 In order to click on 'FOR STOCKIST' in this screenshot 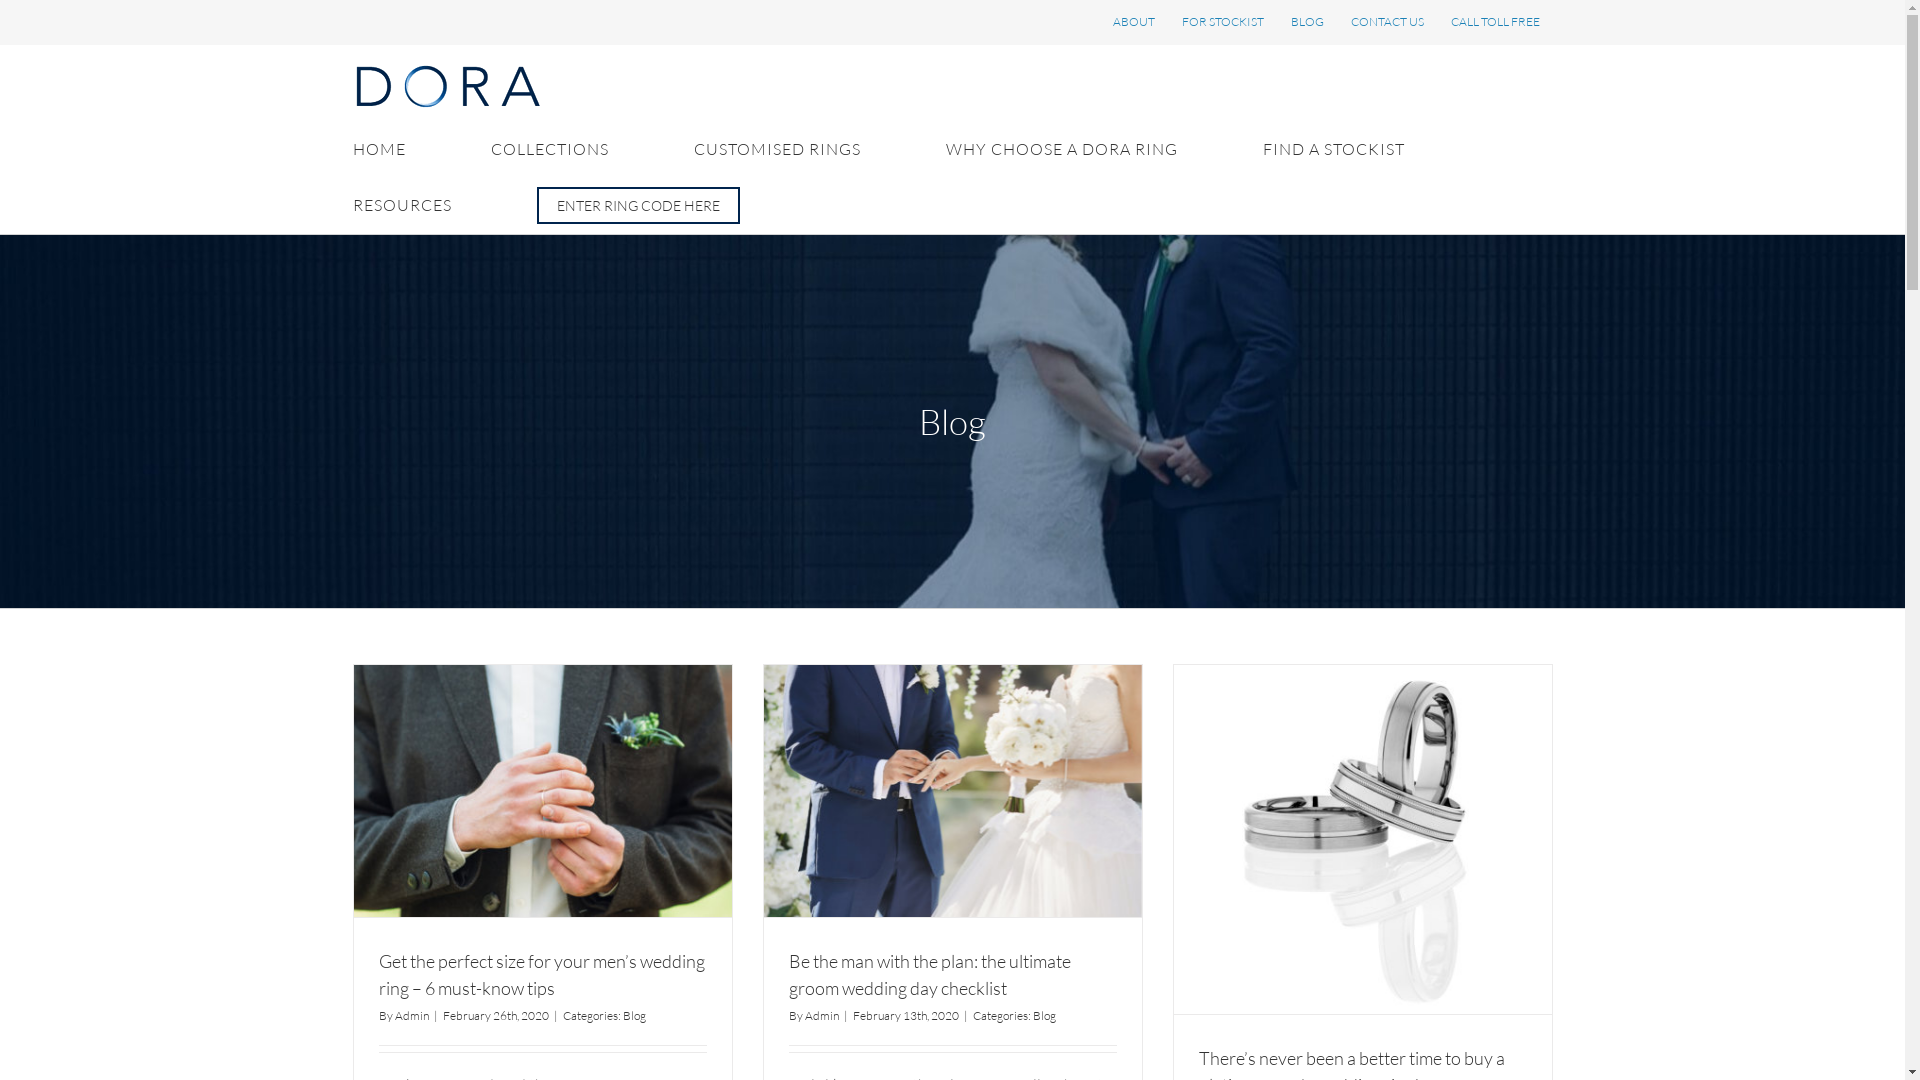, I will do `click(1221, 22)`.